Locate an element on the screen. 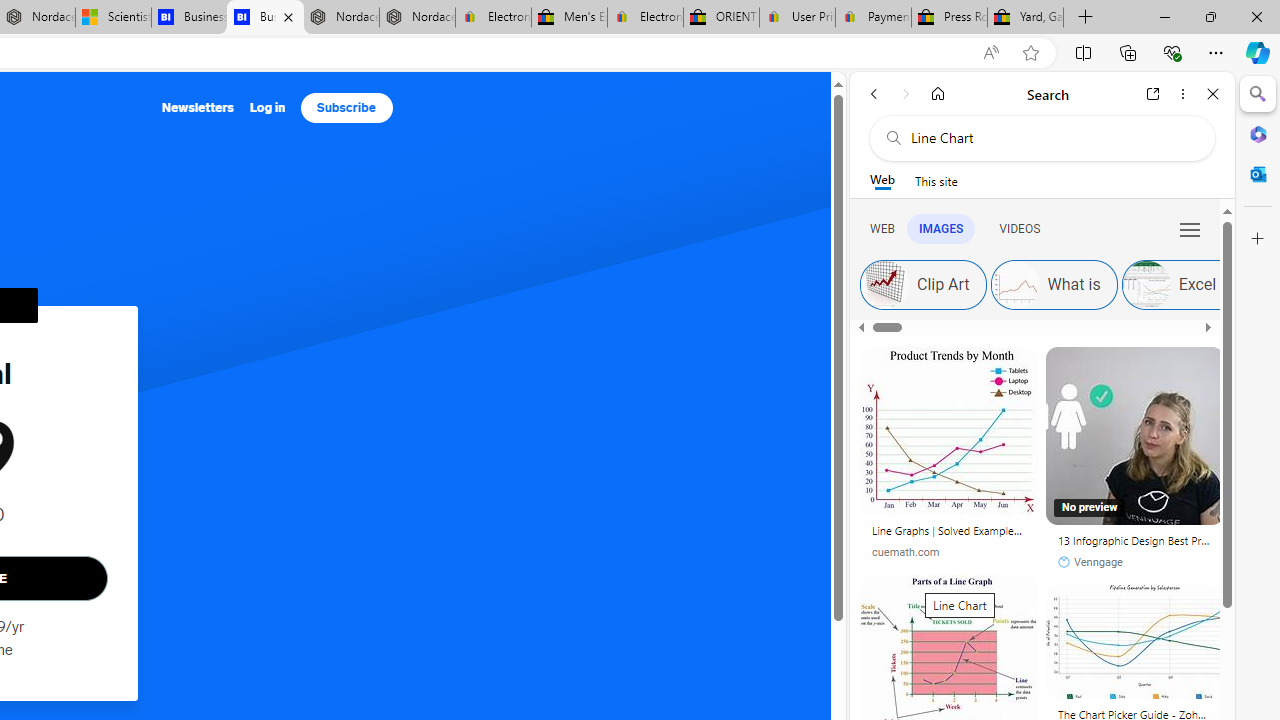 Image resolution: width=1280 pixels, height=720 pixels. 'Newsletters' is located at coordinates (199, 108).